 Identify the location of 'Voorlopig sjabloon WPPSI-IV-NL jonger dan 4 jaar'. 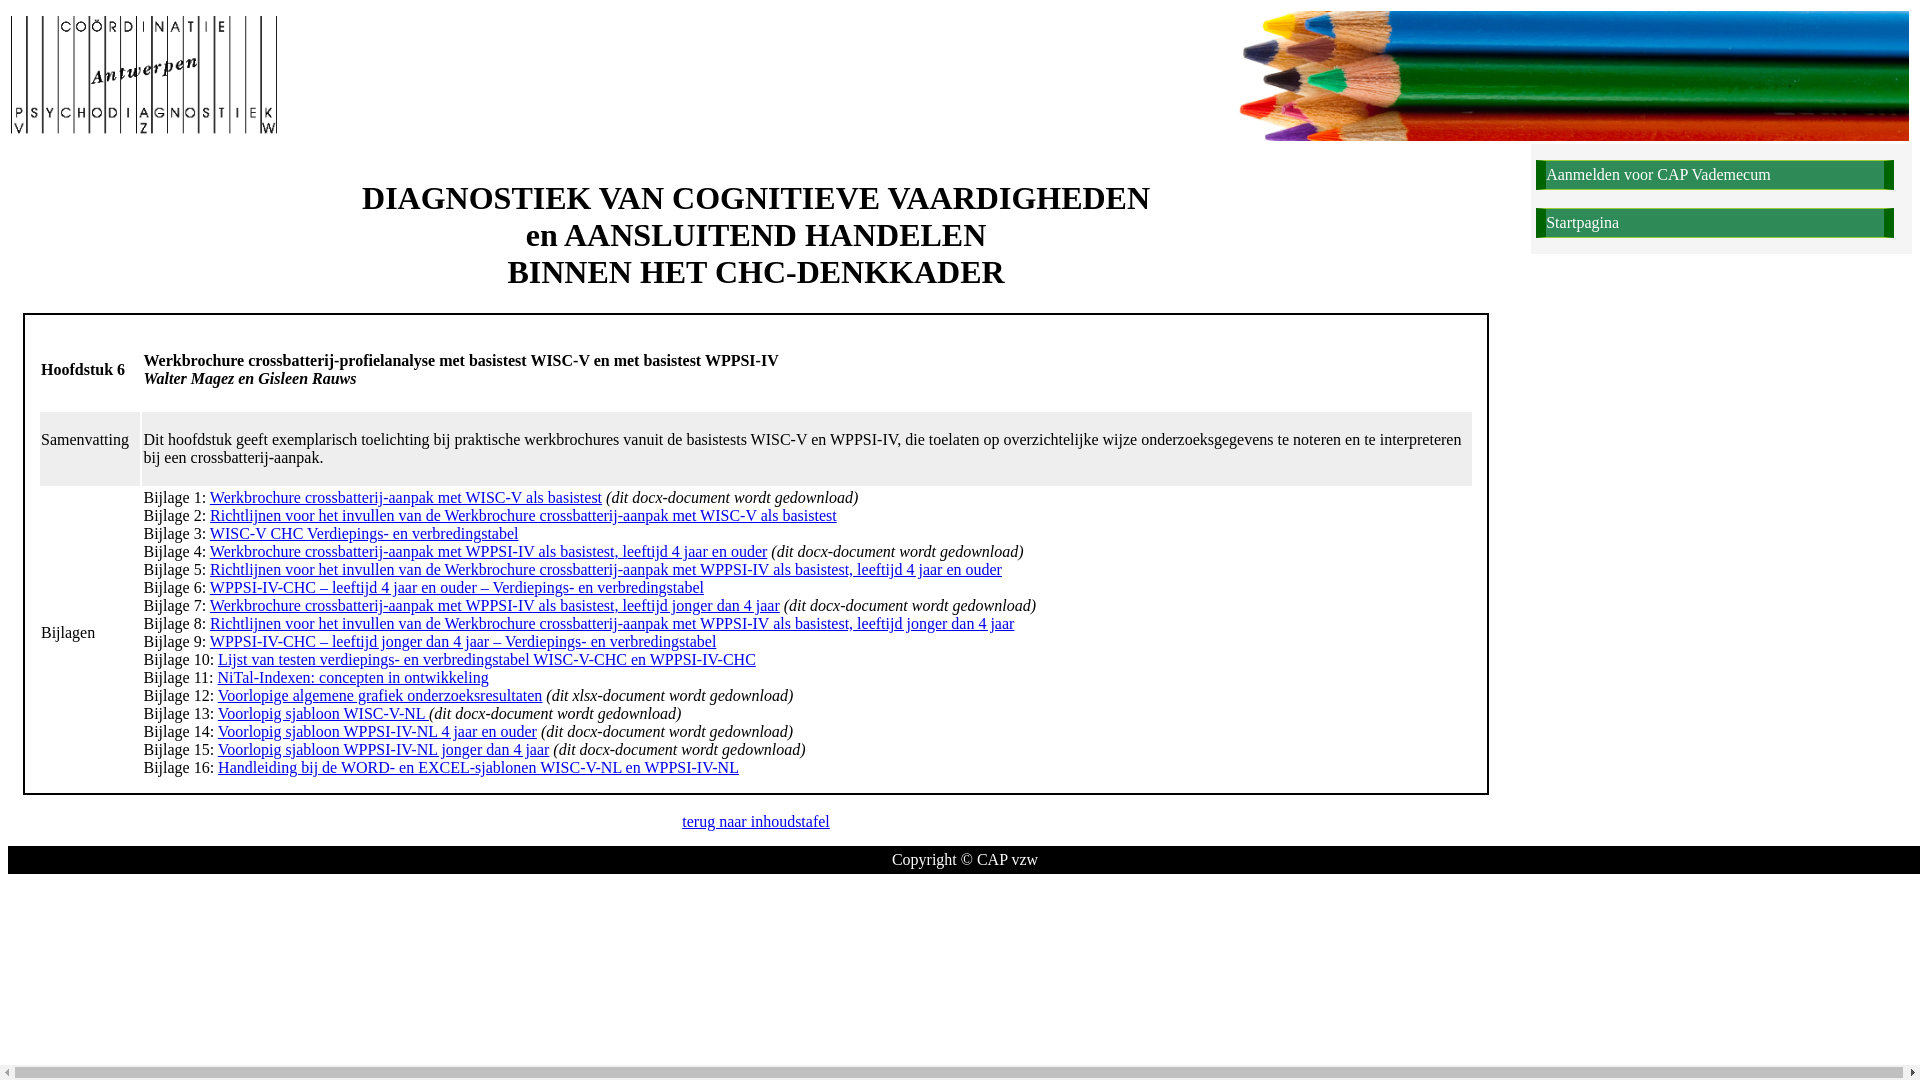
(384, 749).